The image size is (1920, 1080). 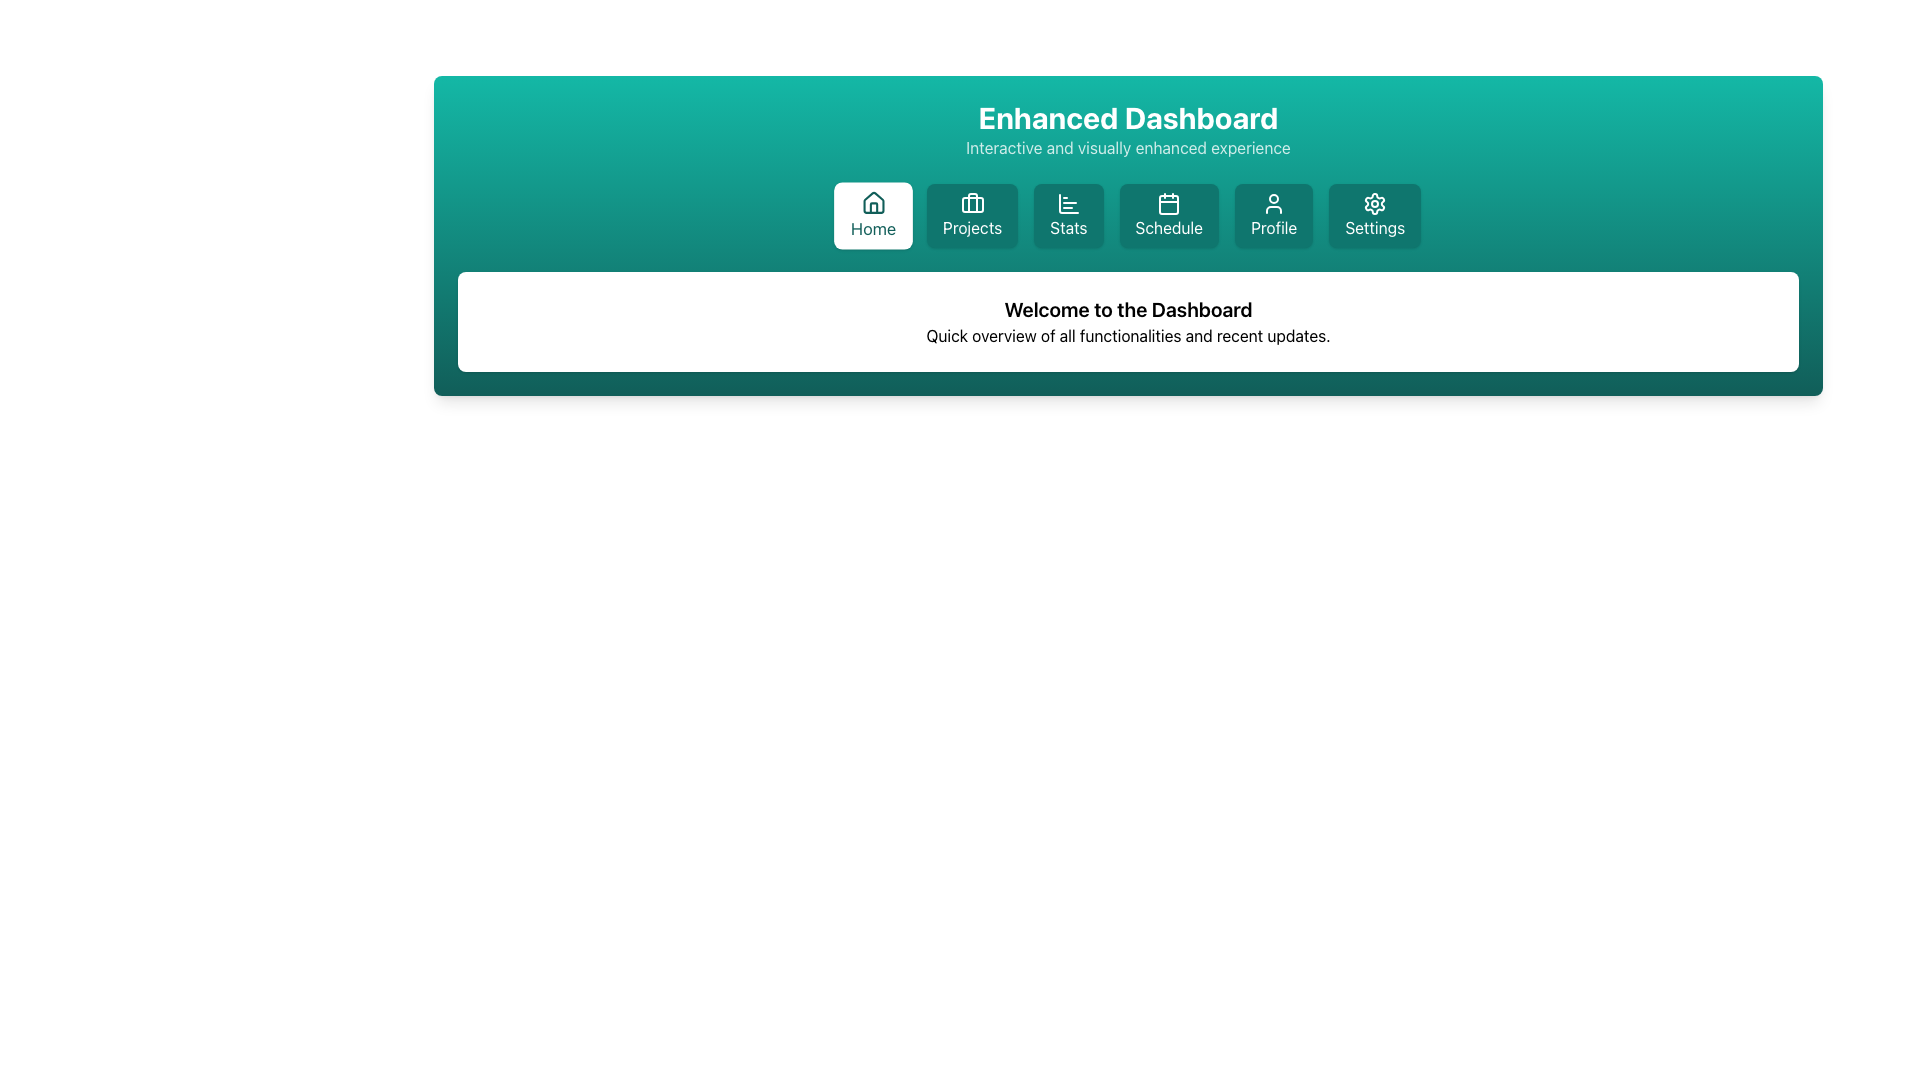 What do you see at coordinates (1273, 226) in the screenshot?
I see `text label indicating the 'Profile' navigation button, which is positioned between the 'Schedule' and 'Settings' buttons` at bounding box center [1273, 226].